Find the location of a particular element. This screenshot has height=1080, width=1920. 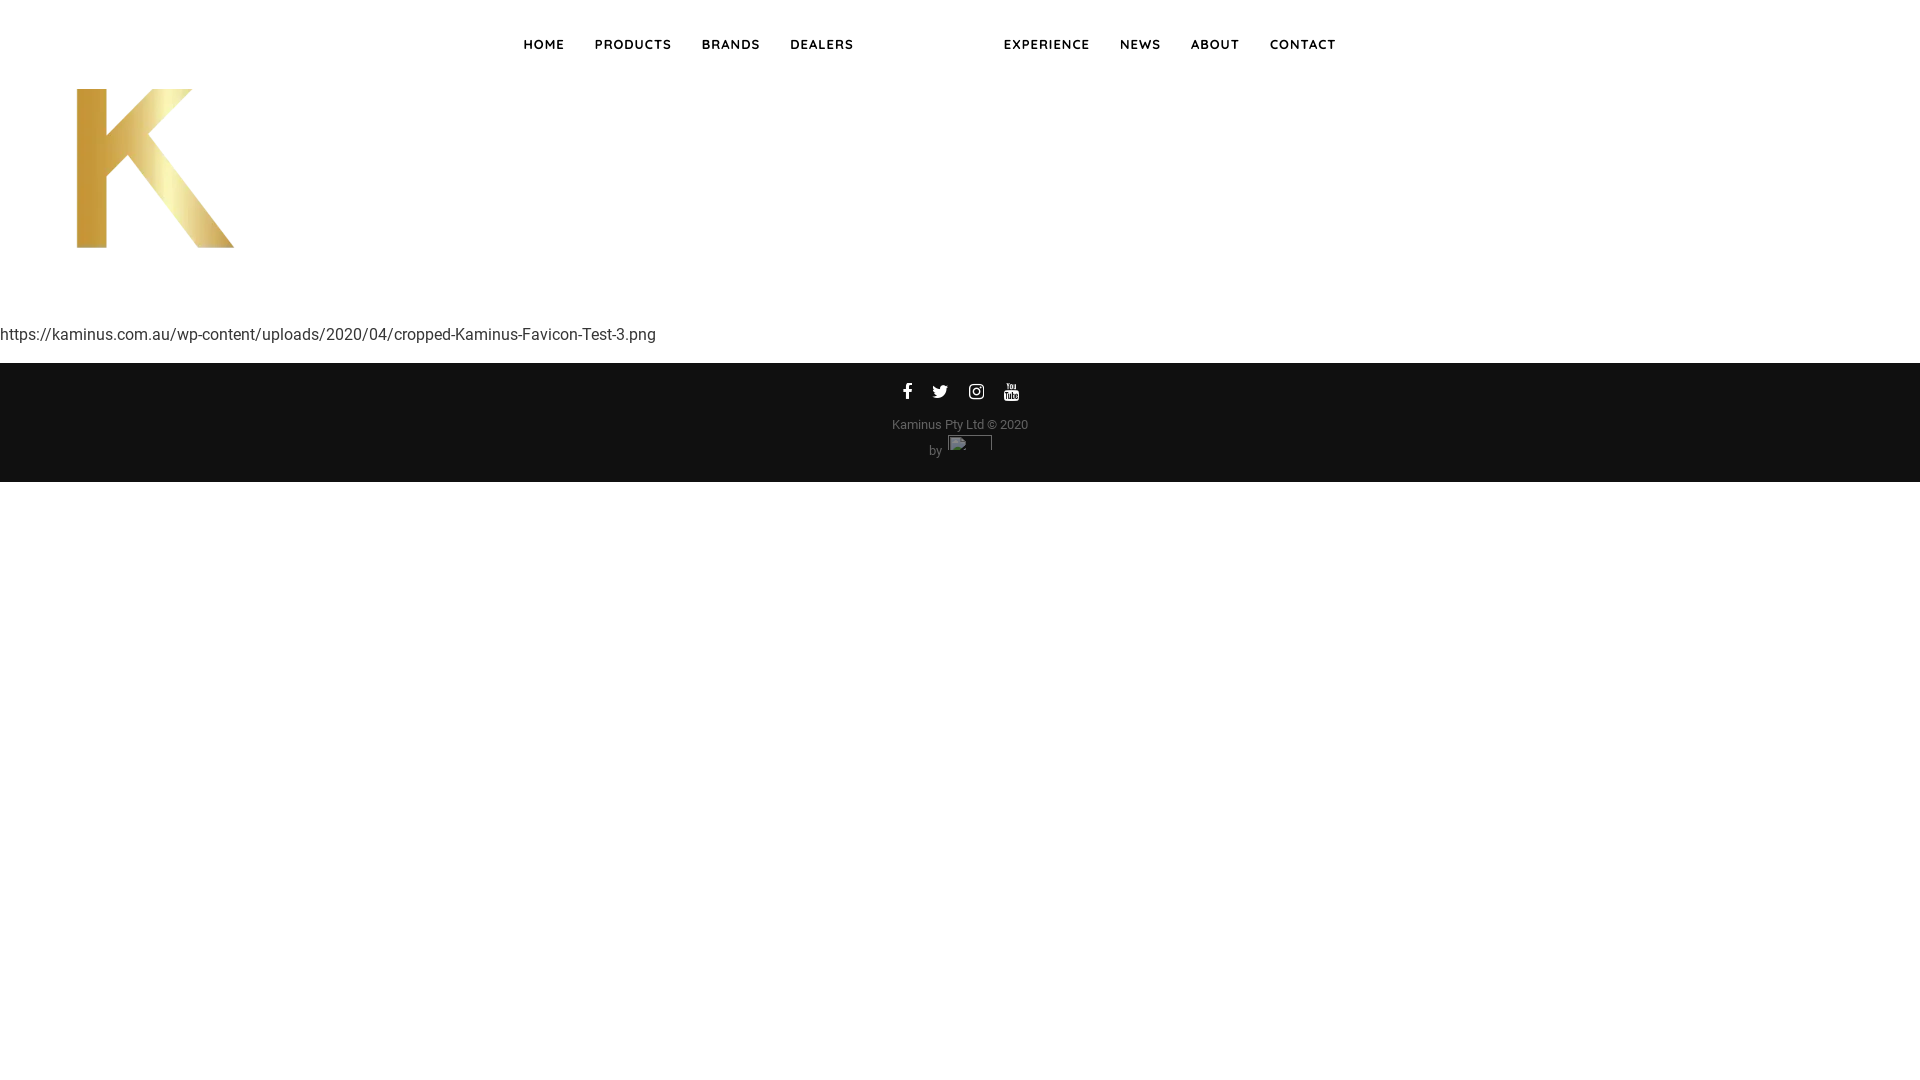

'Facebook' is located at coordinates (906, 395).